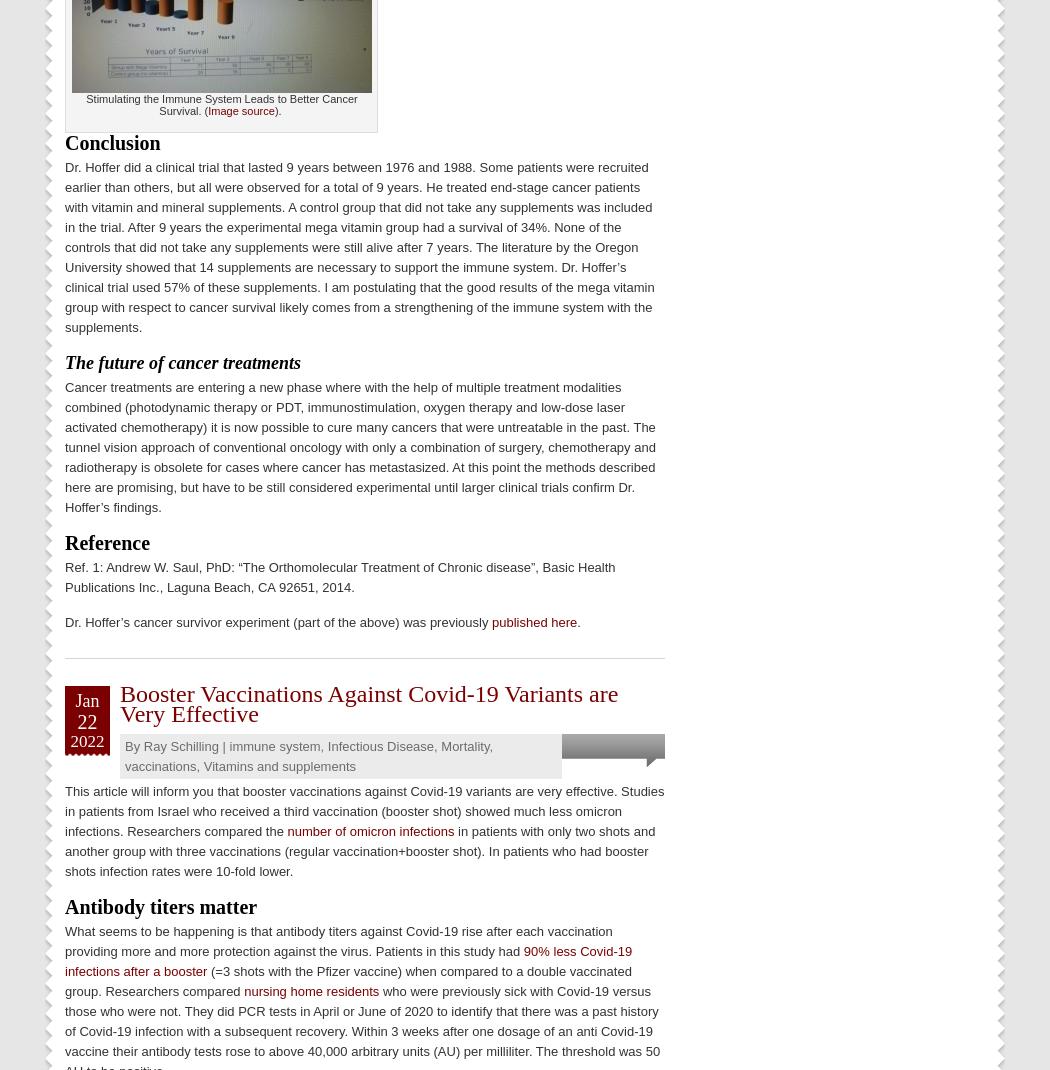 The width and height of the screenshot is (1050, 1070). I want to click on '22', so click(87, 719).